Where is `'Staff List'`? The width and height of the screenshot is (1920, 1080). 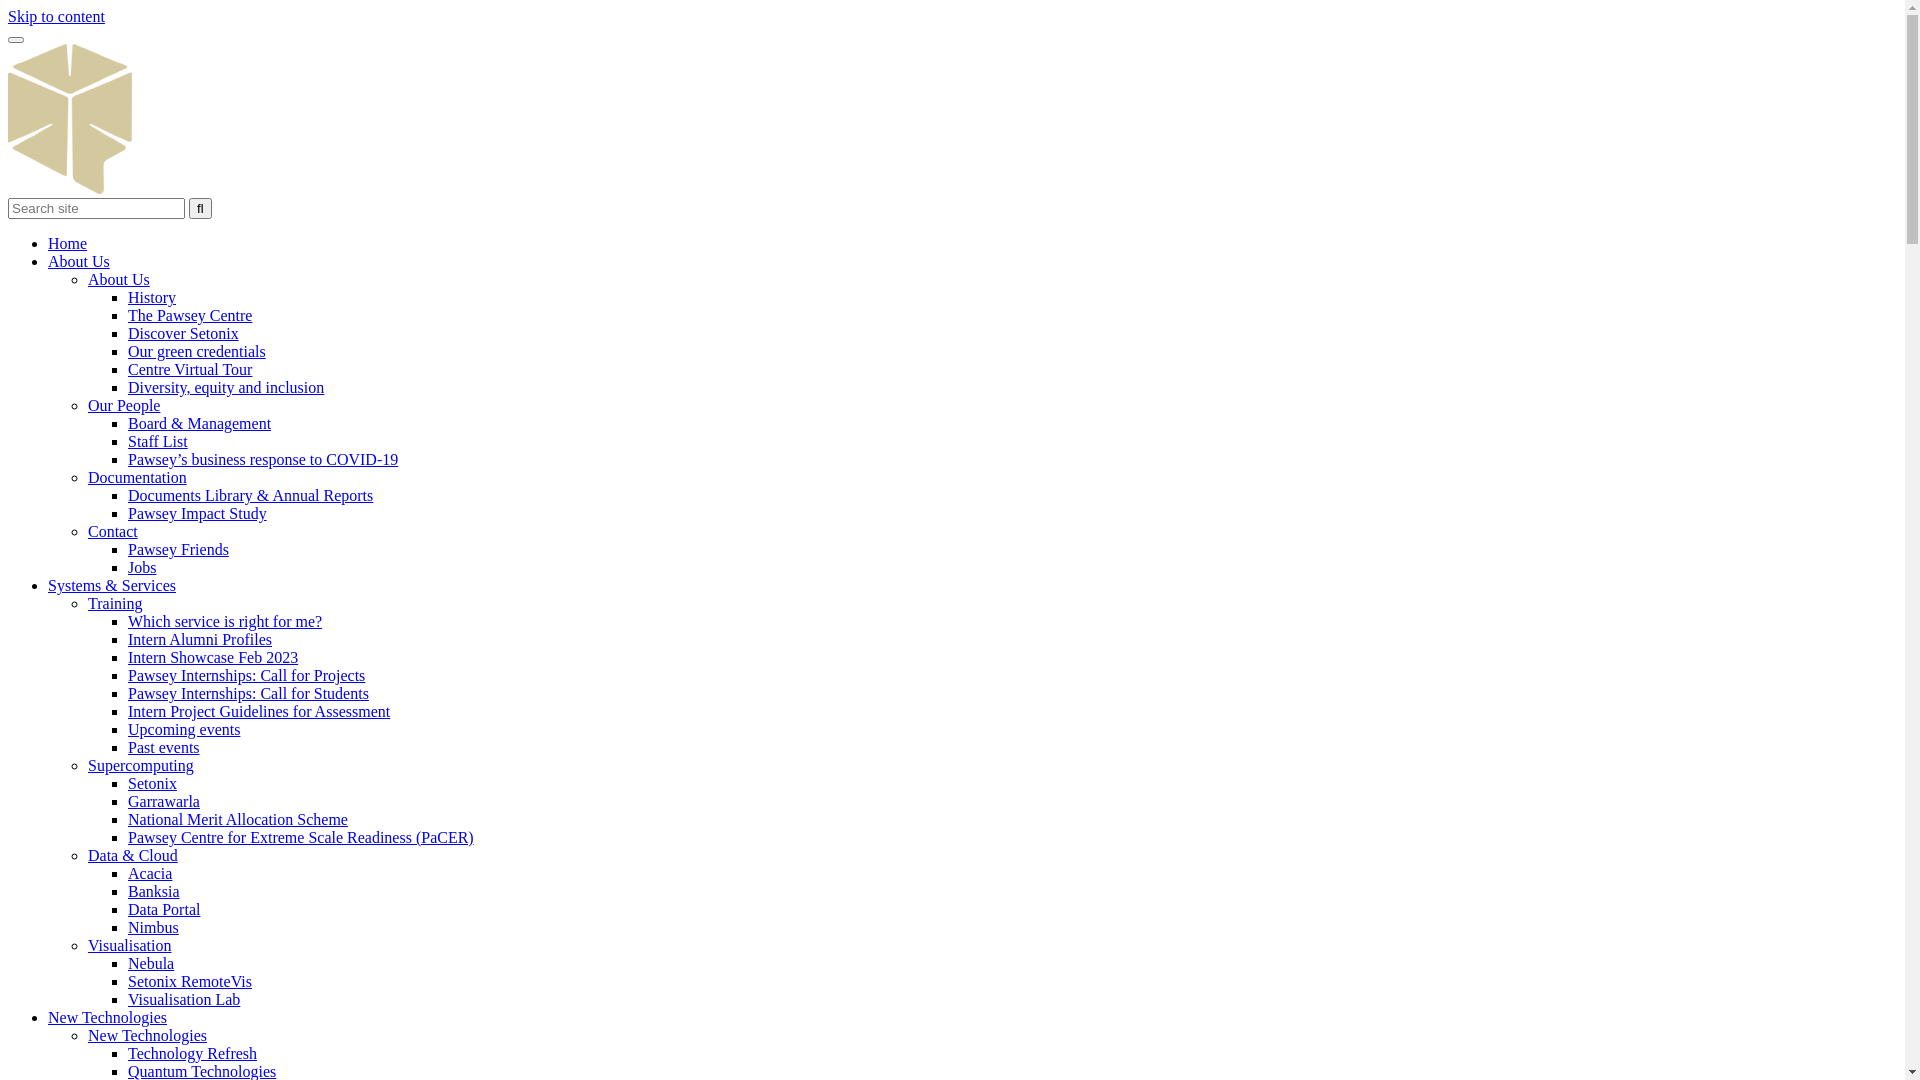
'Staff List' is located at coordinates (157, 440).